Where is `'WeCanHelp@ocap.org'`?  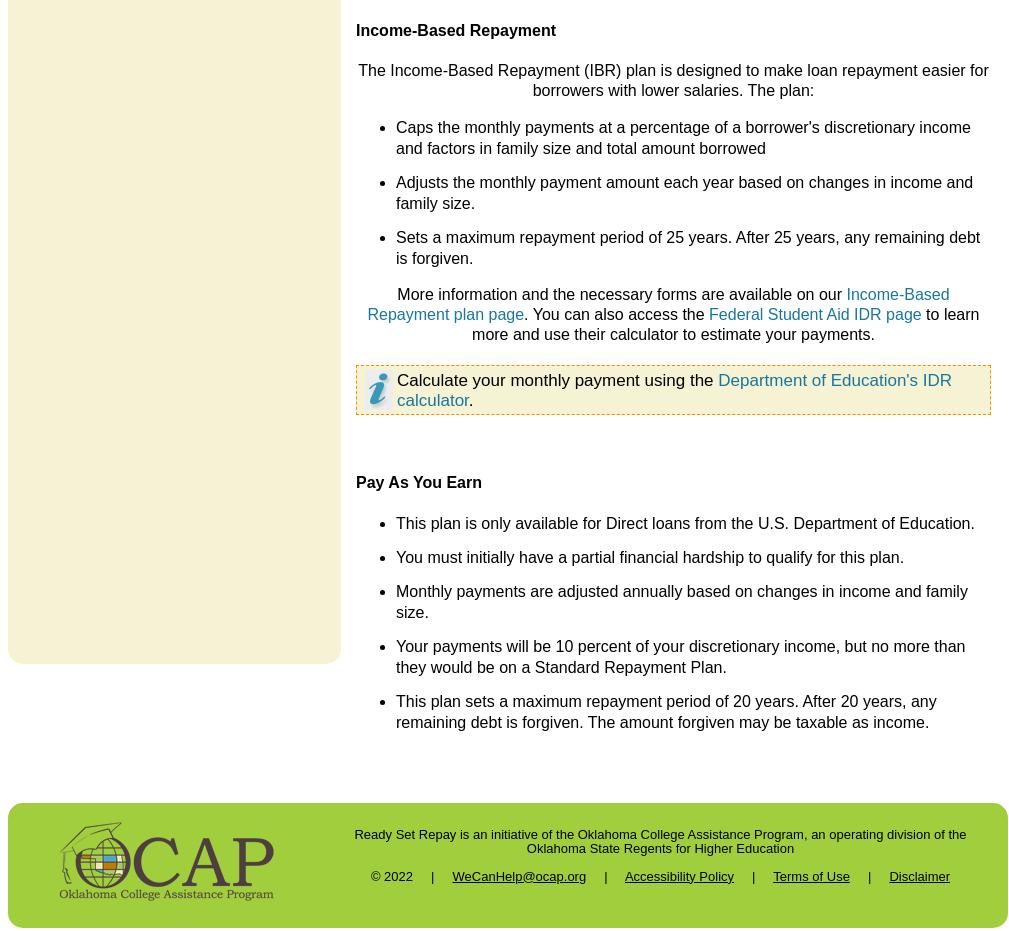
'WeCanHelp@ocap.org' is located at coordinates (519, 875).